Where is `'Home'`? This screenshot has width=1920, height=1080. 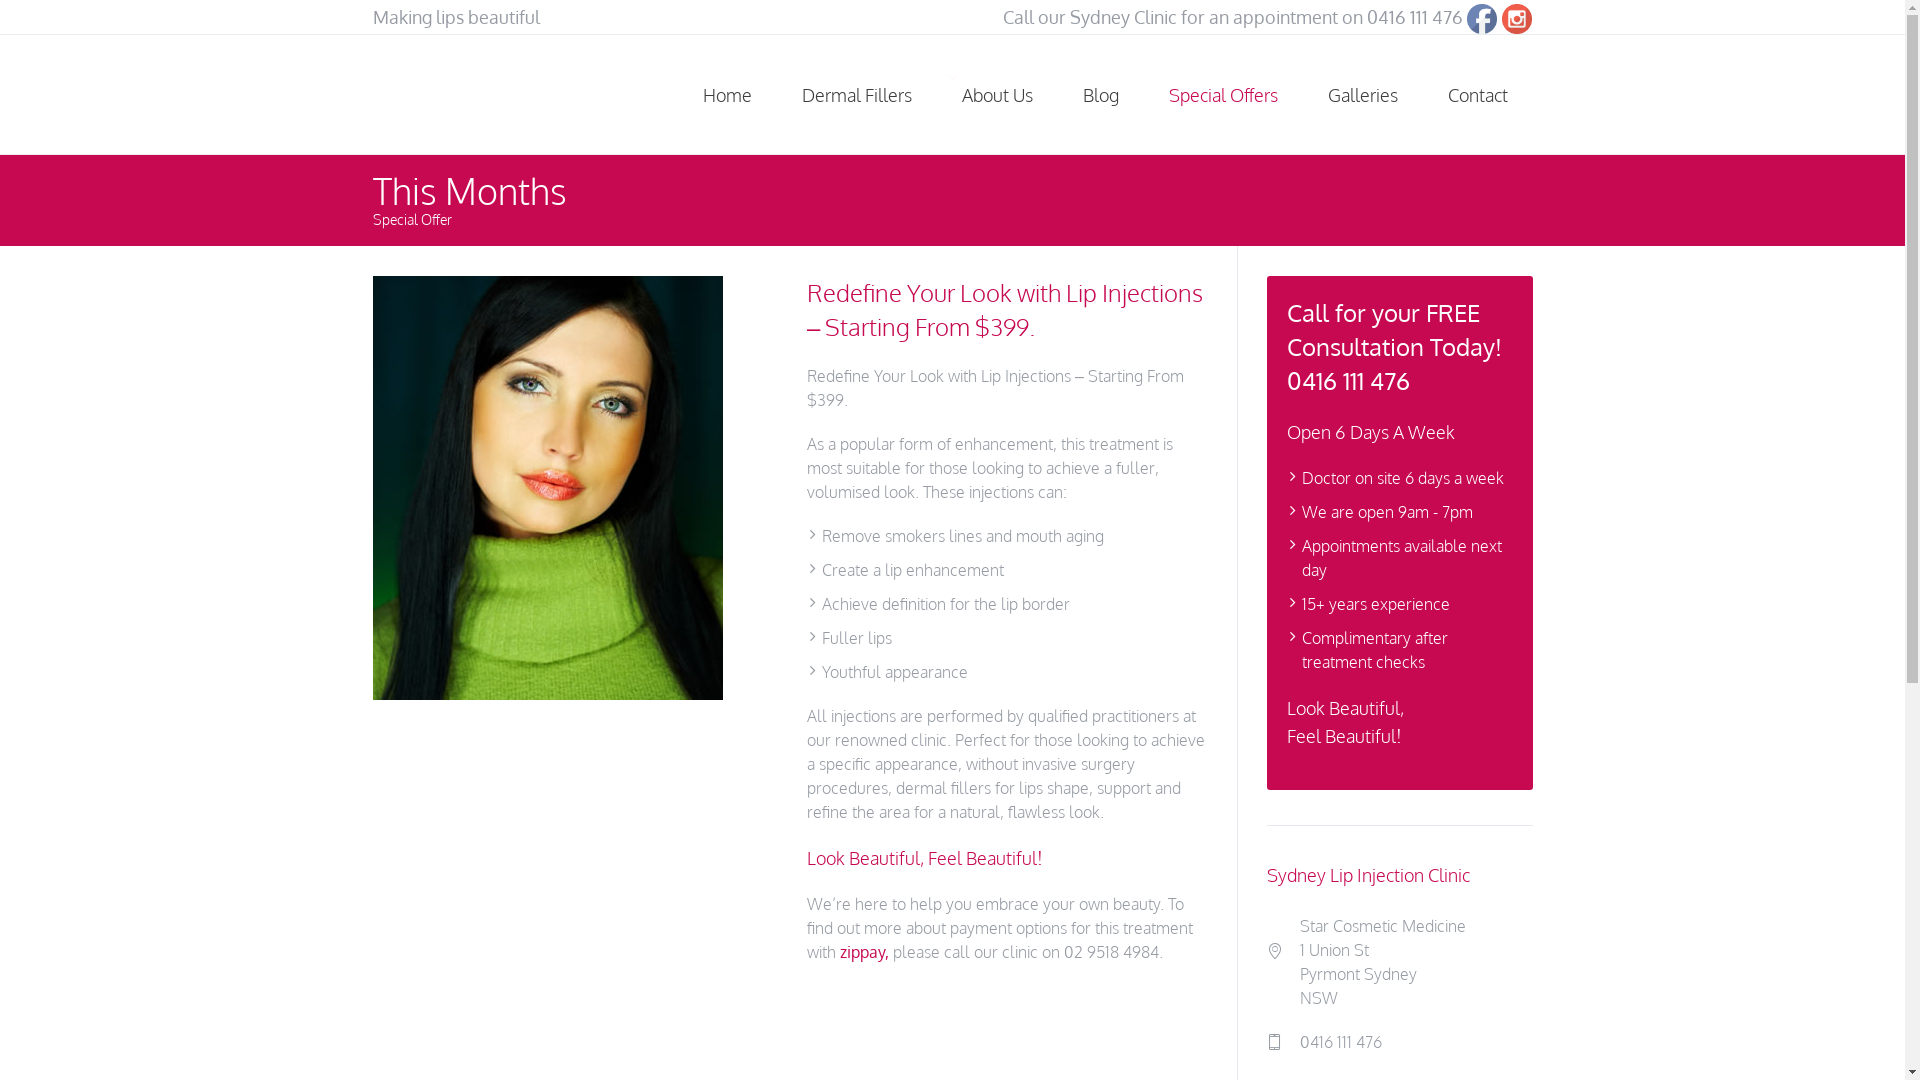
'Home' is located at coordinates (726, 95).